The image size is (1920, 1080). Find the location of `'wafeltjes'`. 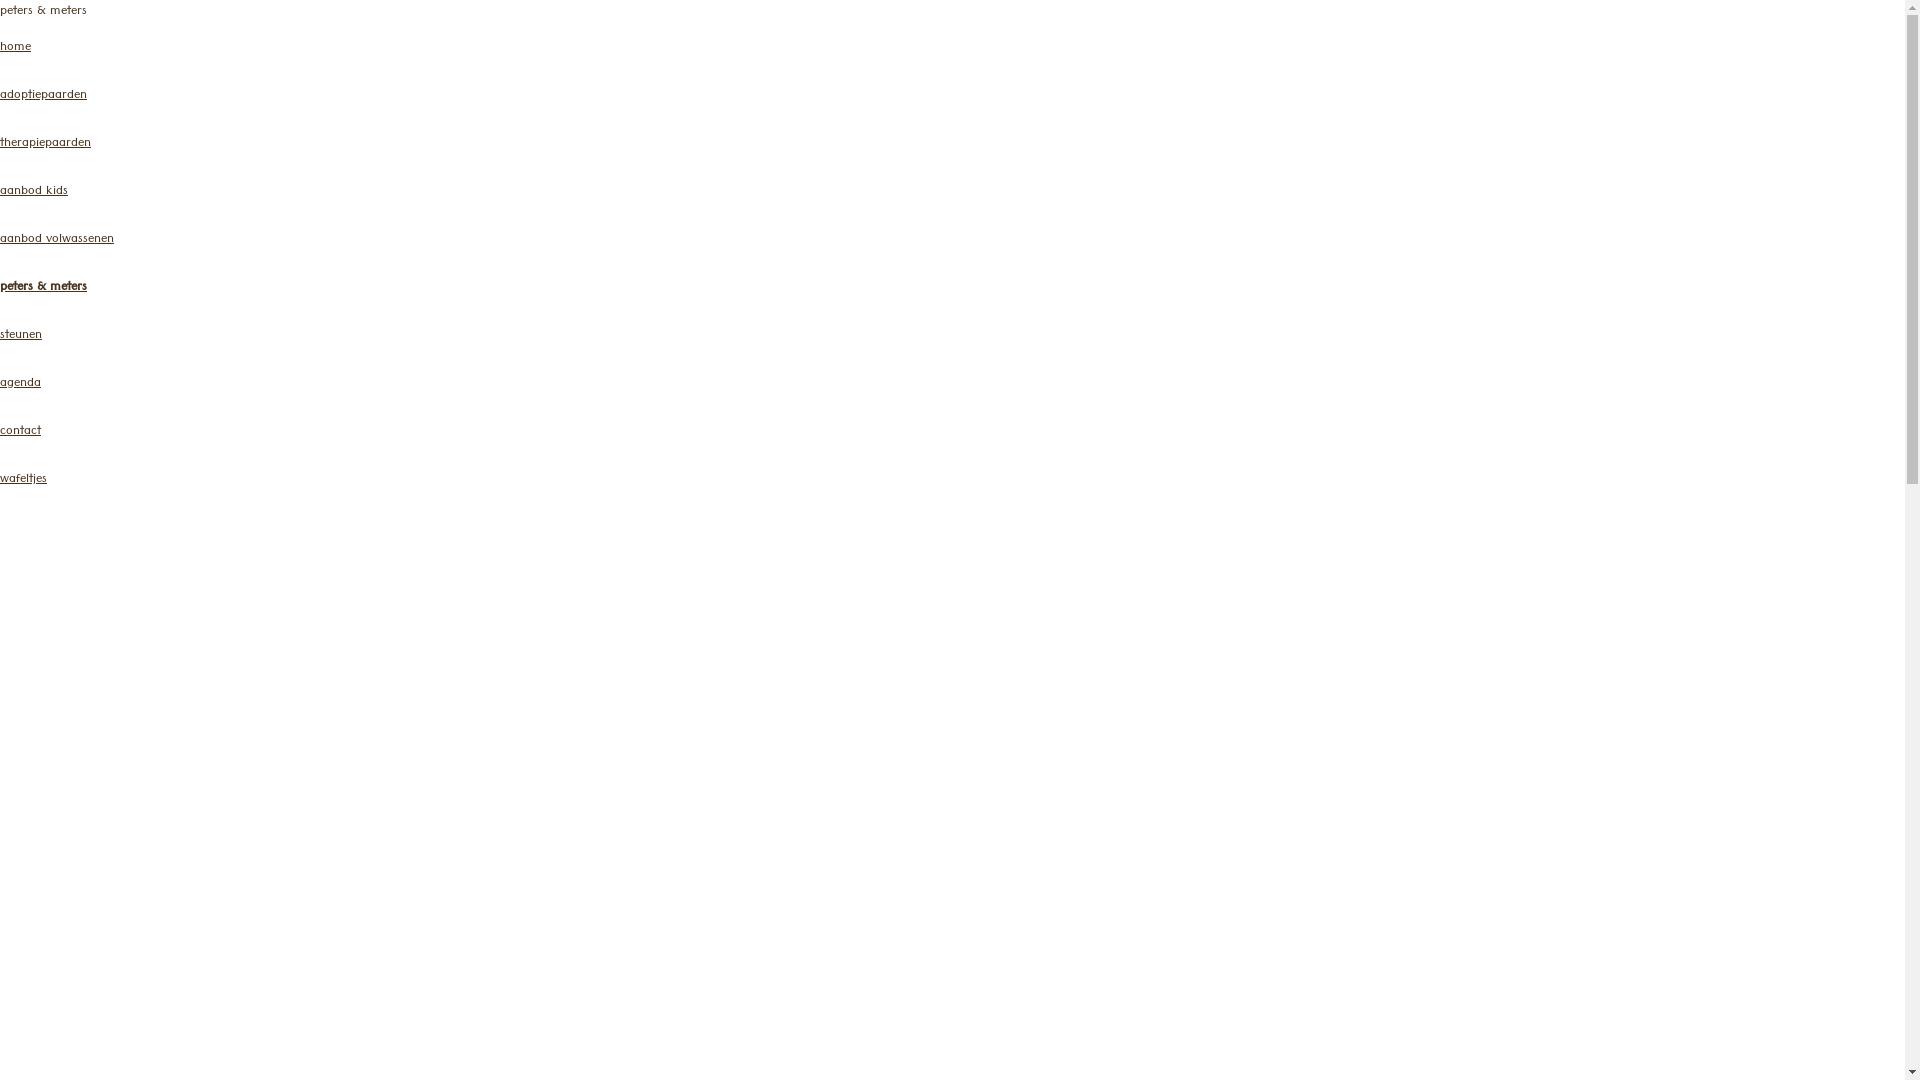

'wafeltjes' is located at coordinates (23, 480).